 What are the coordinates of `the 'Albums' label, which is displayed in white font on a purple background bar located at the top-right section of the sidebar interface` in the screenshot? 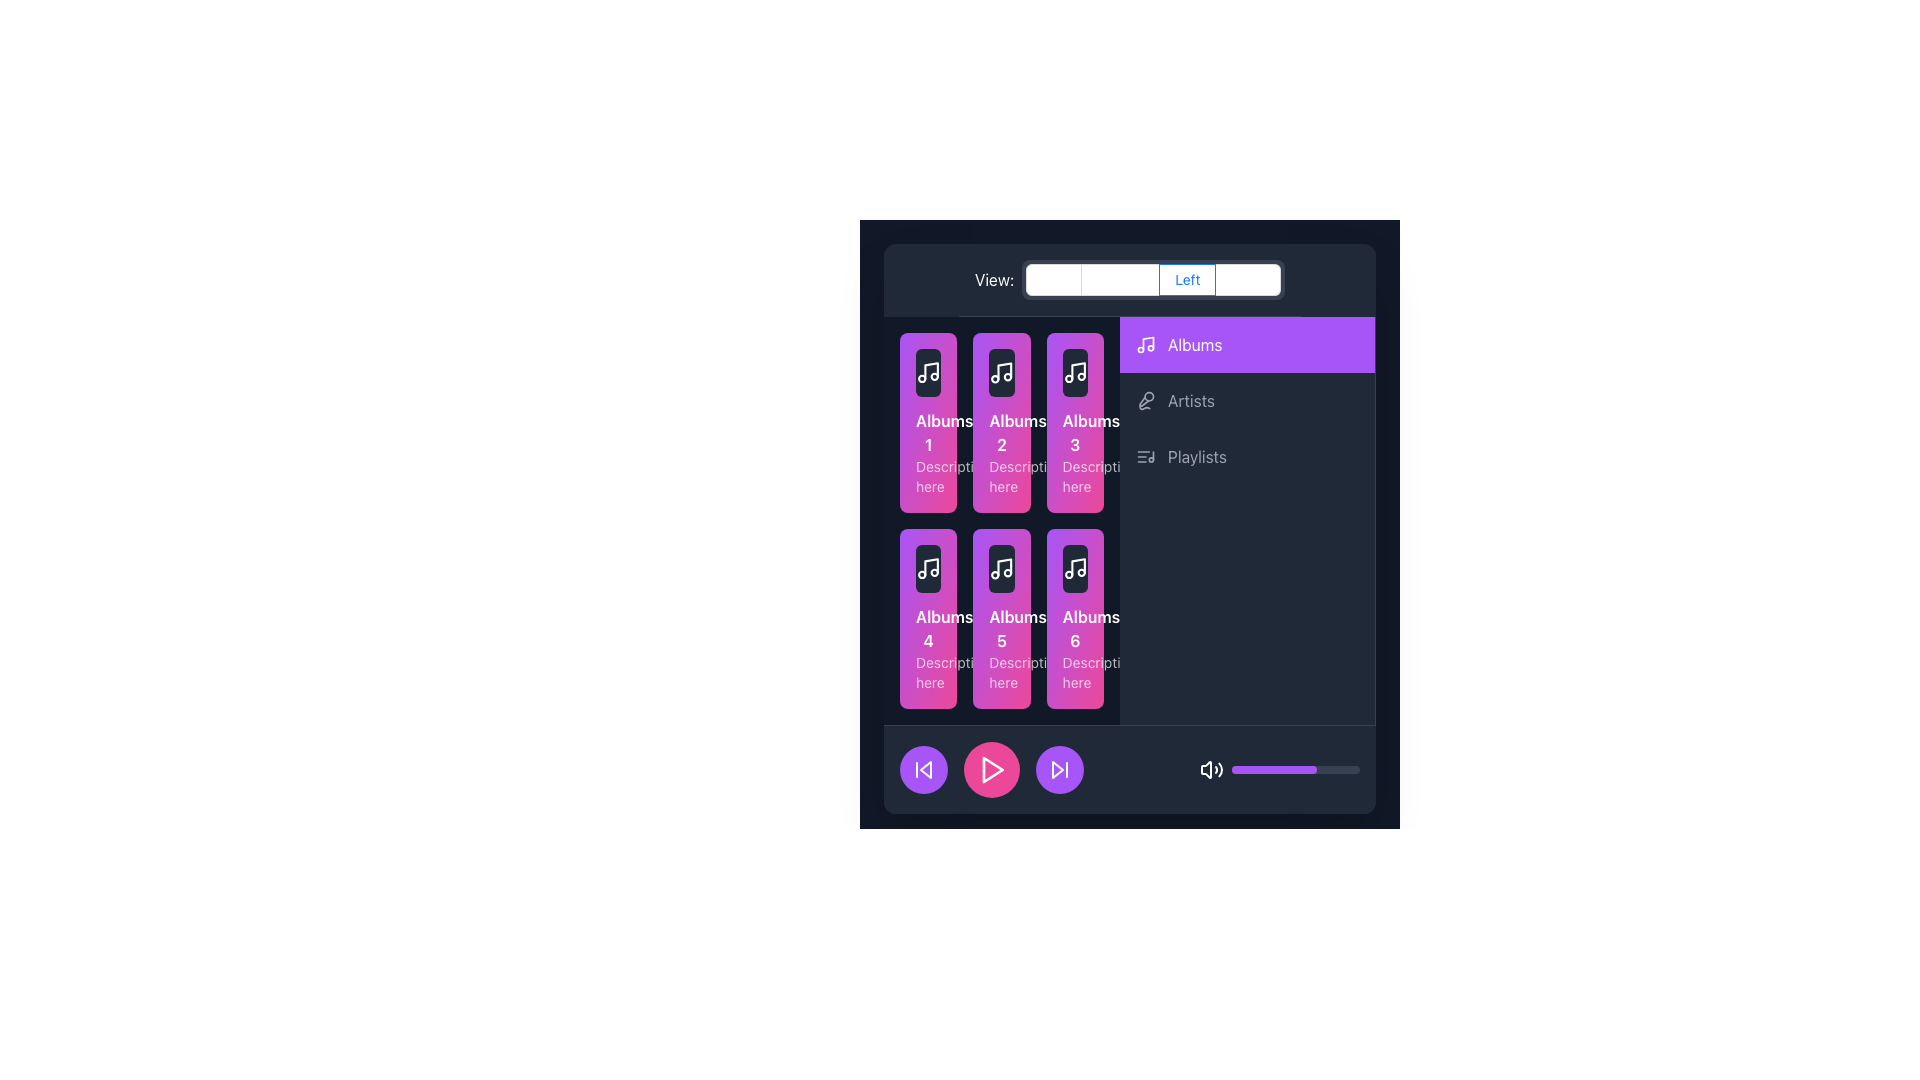 It's located at (1195, 343).